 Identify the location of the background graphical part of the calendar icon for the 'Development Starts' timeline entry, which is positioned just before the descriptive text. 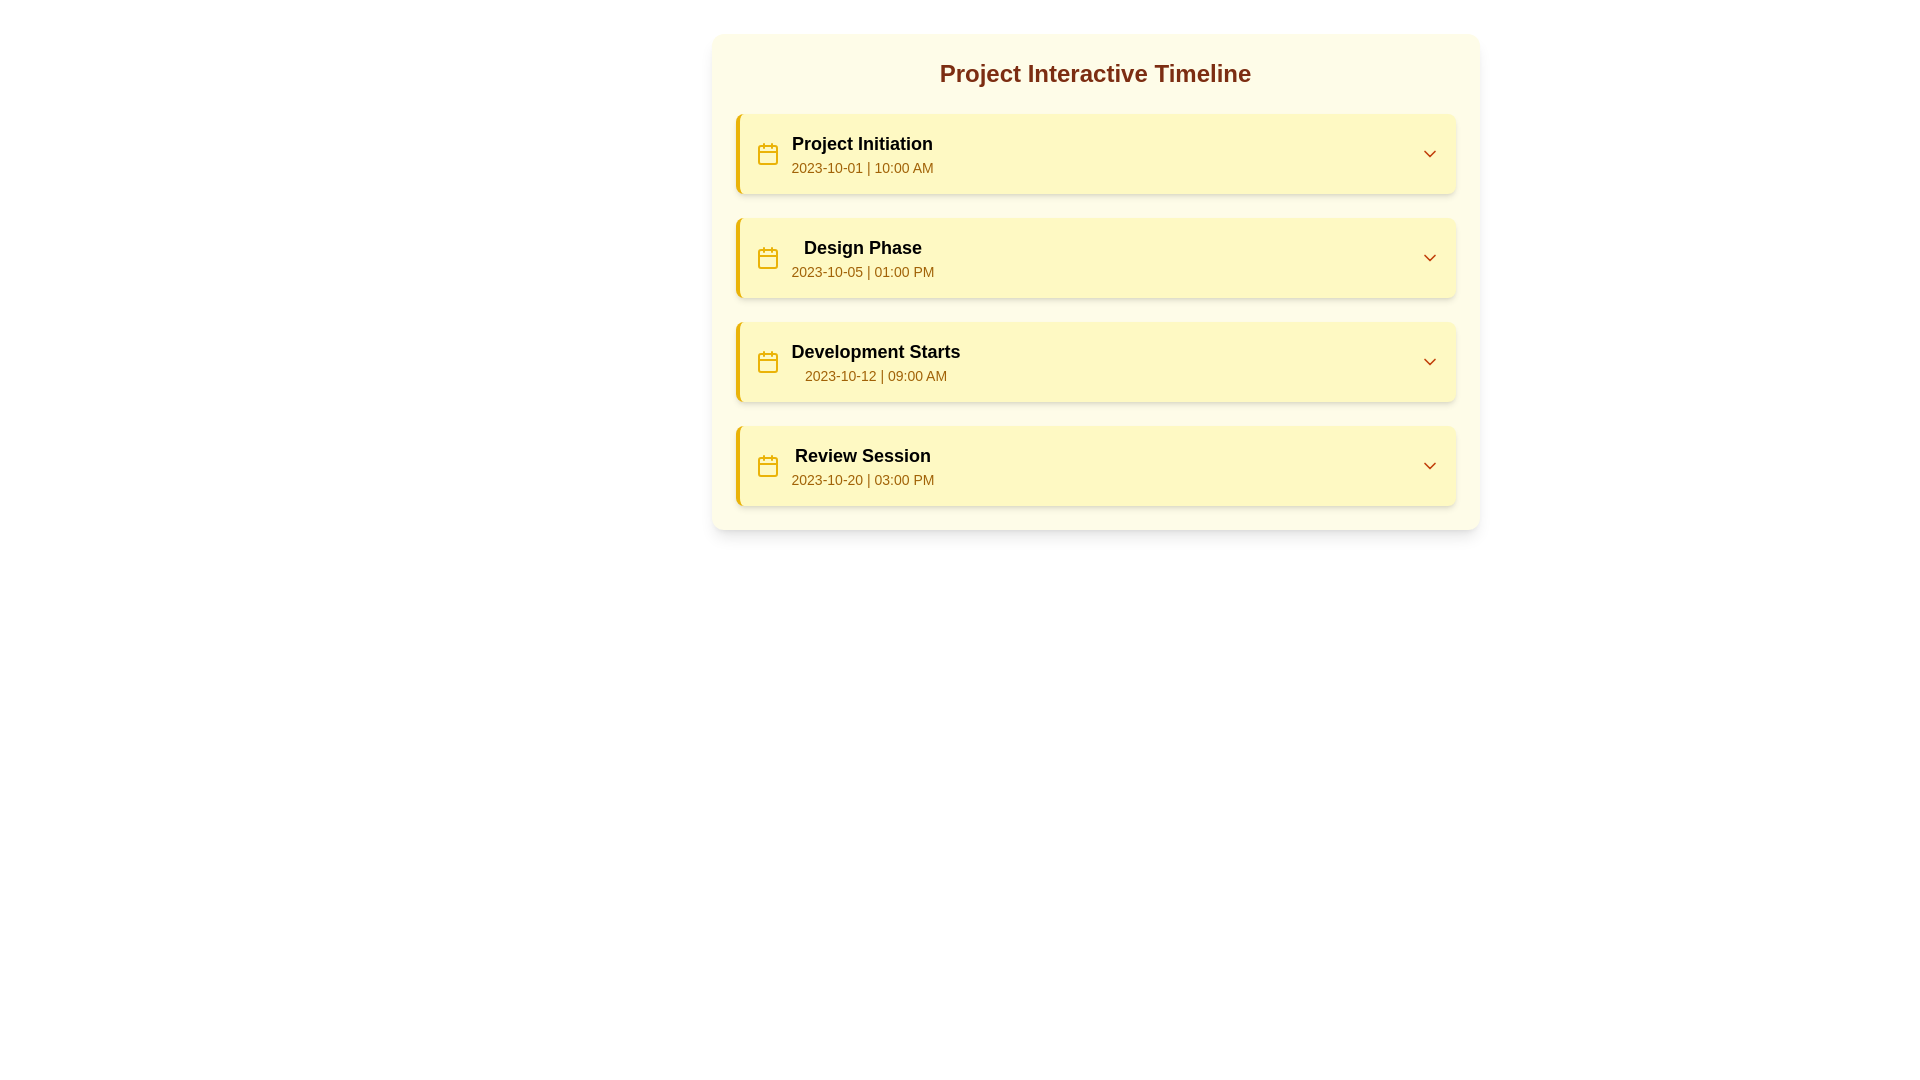
(766, 362).